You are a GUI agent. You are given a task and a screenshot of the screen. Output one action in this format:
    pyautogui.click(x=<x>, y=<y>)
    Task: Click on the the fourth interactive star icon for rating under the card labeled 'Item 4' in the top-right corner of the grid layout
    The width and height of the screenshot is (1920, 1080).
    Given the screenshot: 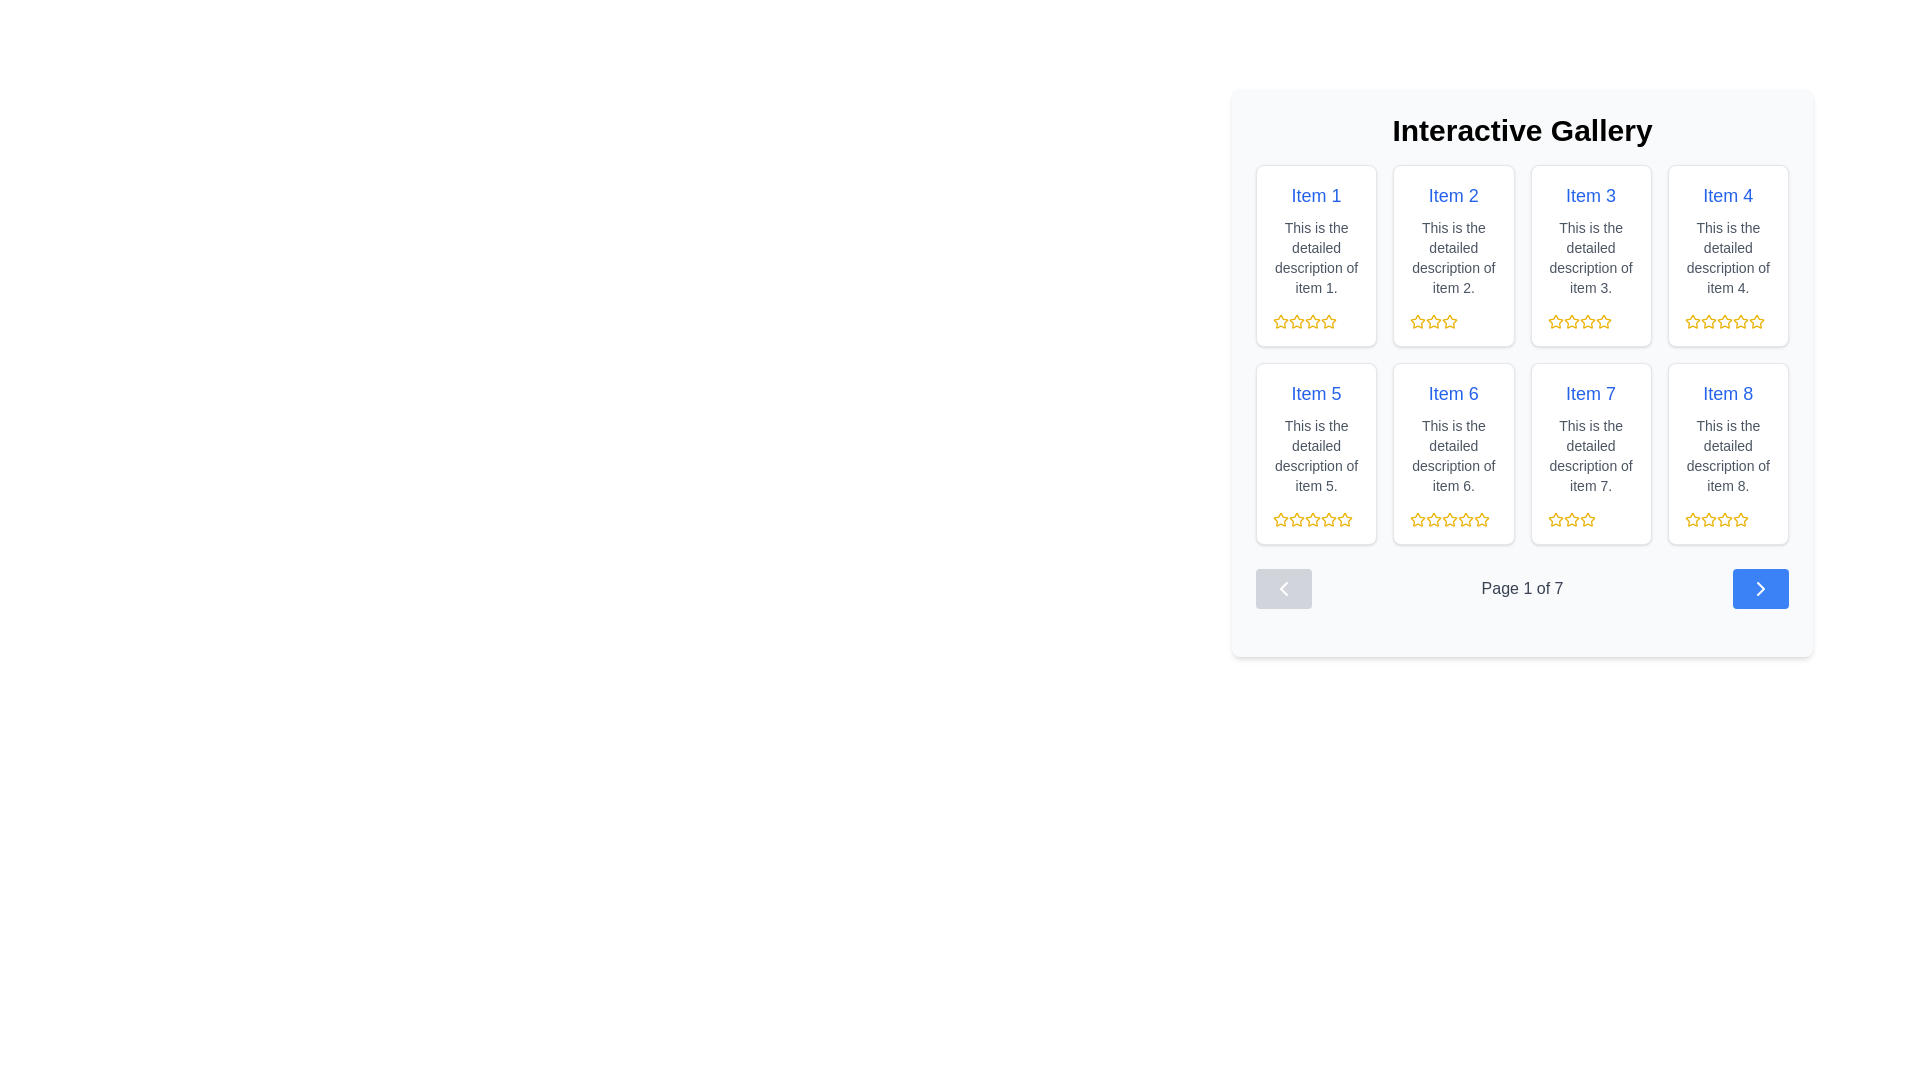 What is the action you would take?
    pyautogui.click(x=1739, y=320)
    